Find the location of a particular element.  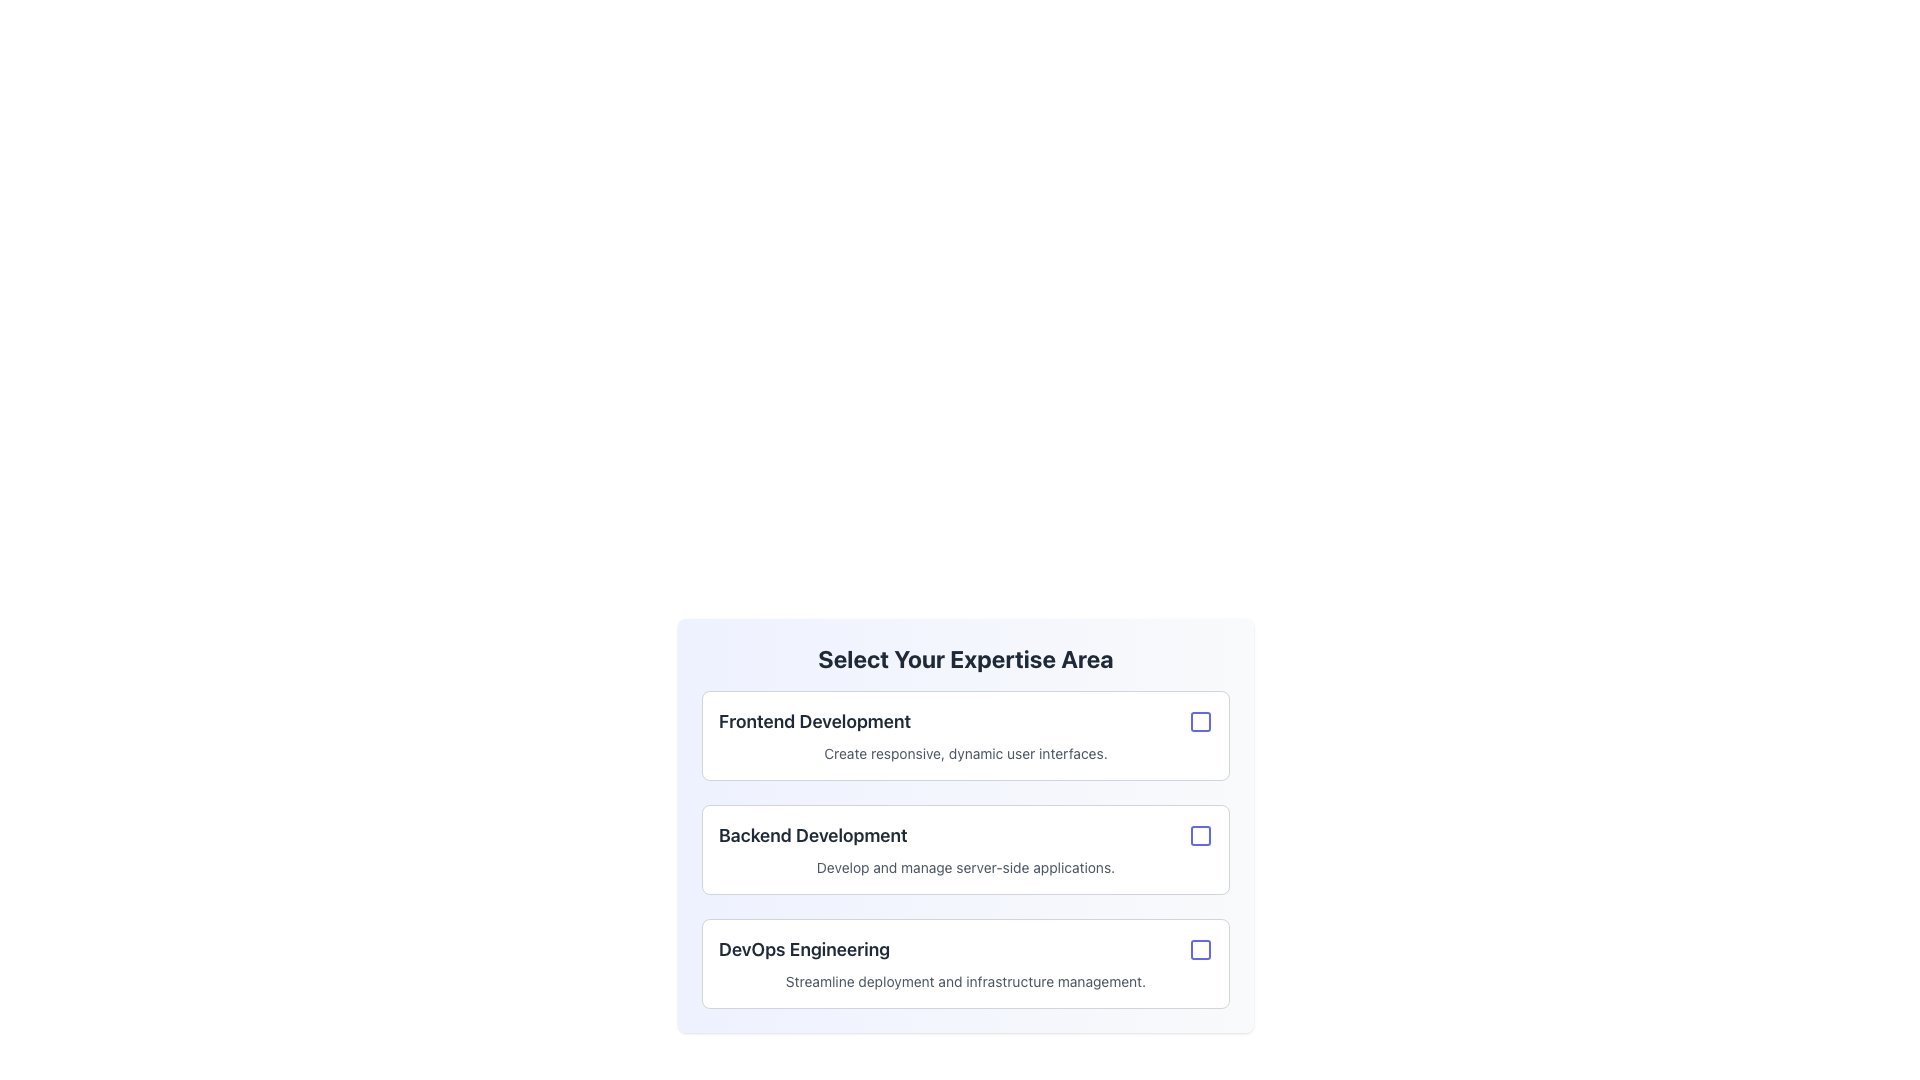

the textual component that reads 'Streamline deployment and infrastructure management.' located below the 'DevOps Engineering' title within a card layout is located at coordinates (965, 981).